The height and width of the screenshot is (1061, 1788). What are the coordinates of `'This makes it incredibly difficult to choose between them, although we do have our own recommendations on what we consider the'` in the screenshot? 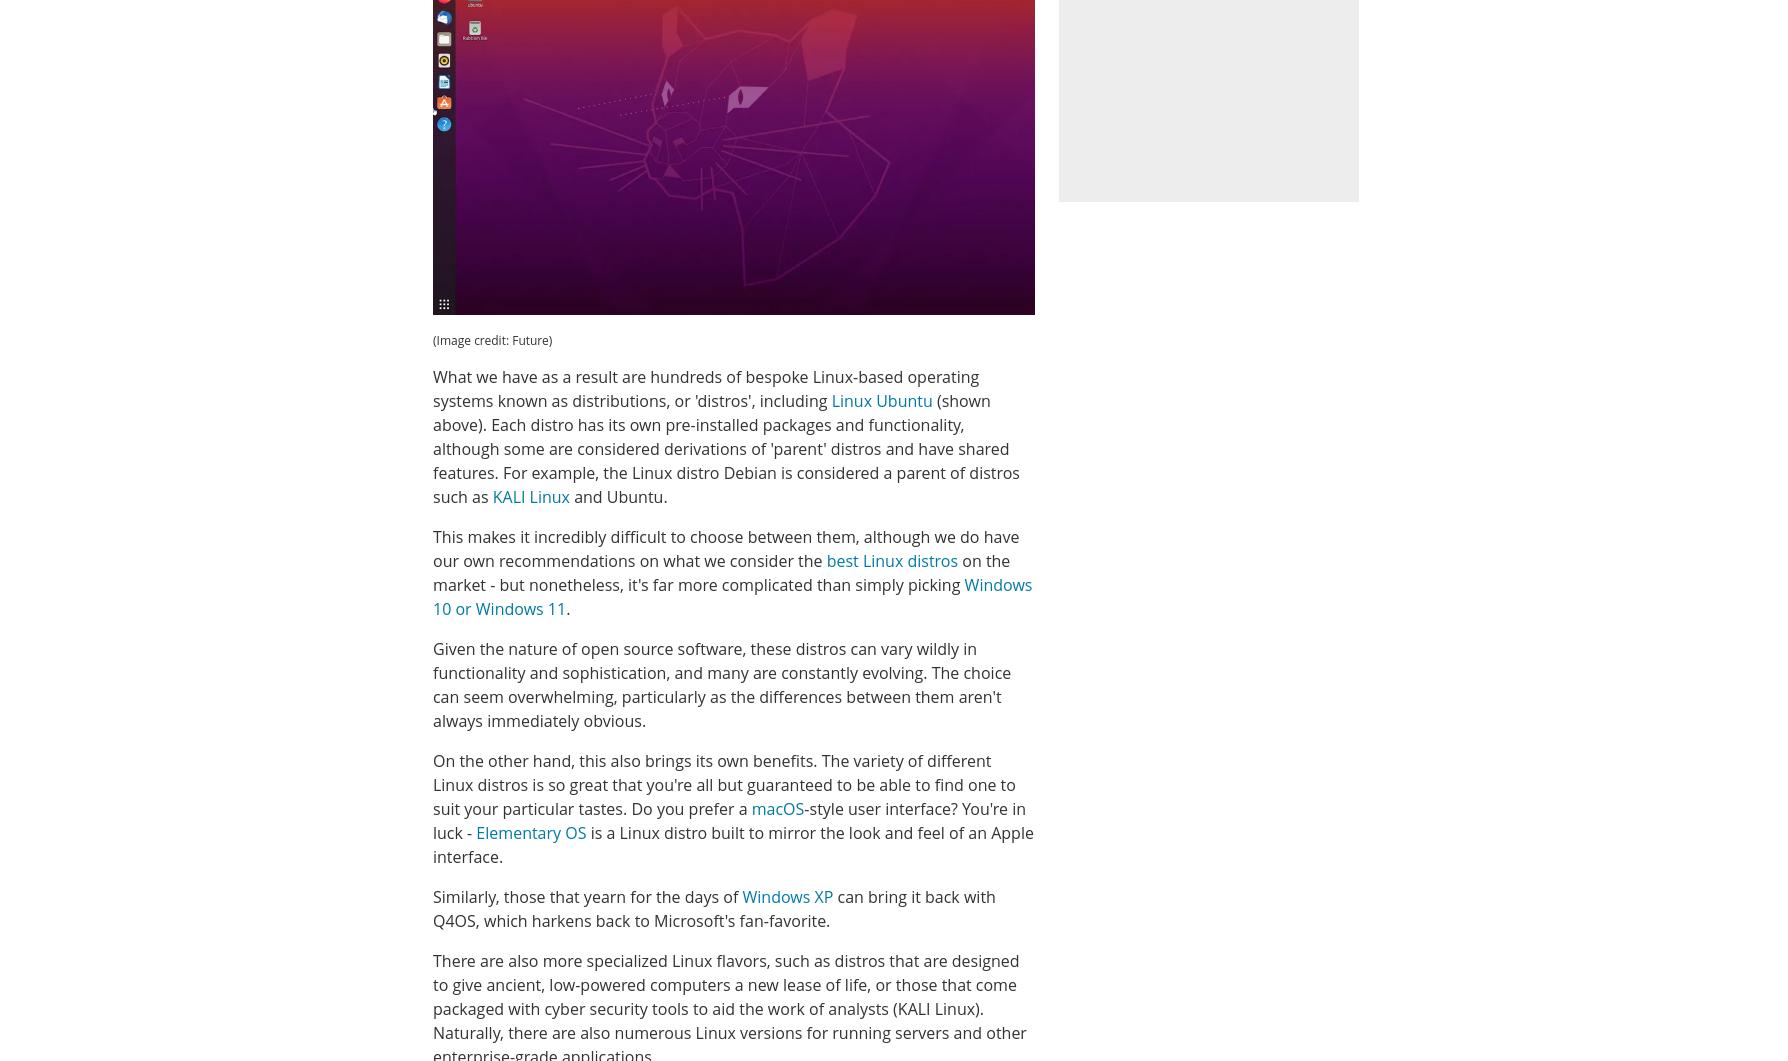 It's located at (432, 547).